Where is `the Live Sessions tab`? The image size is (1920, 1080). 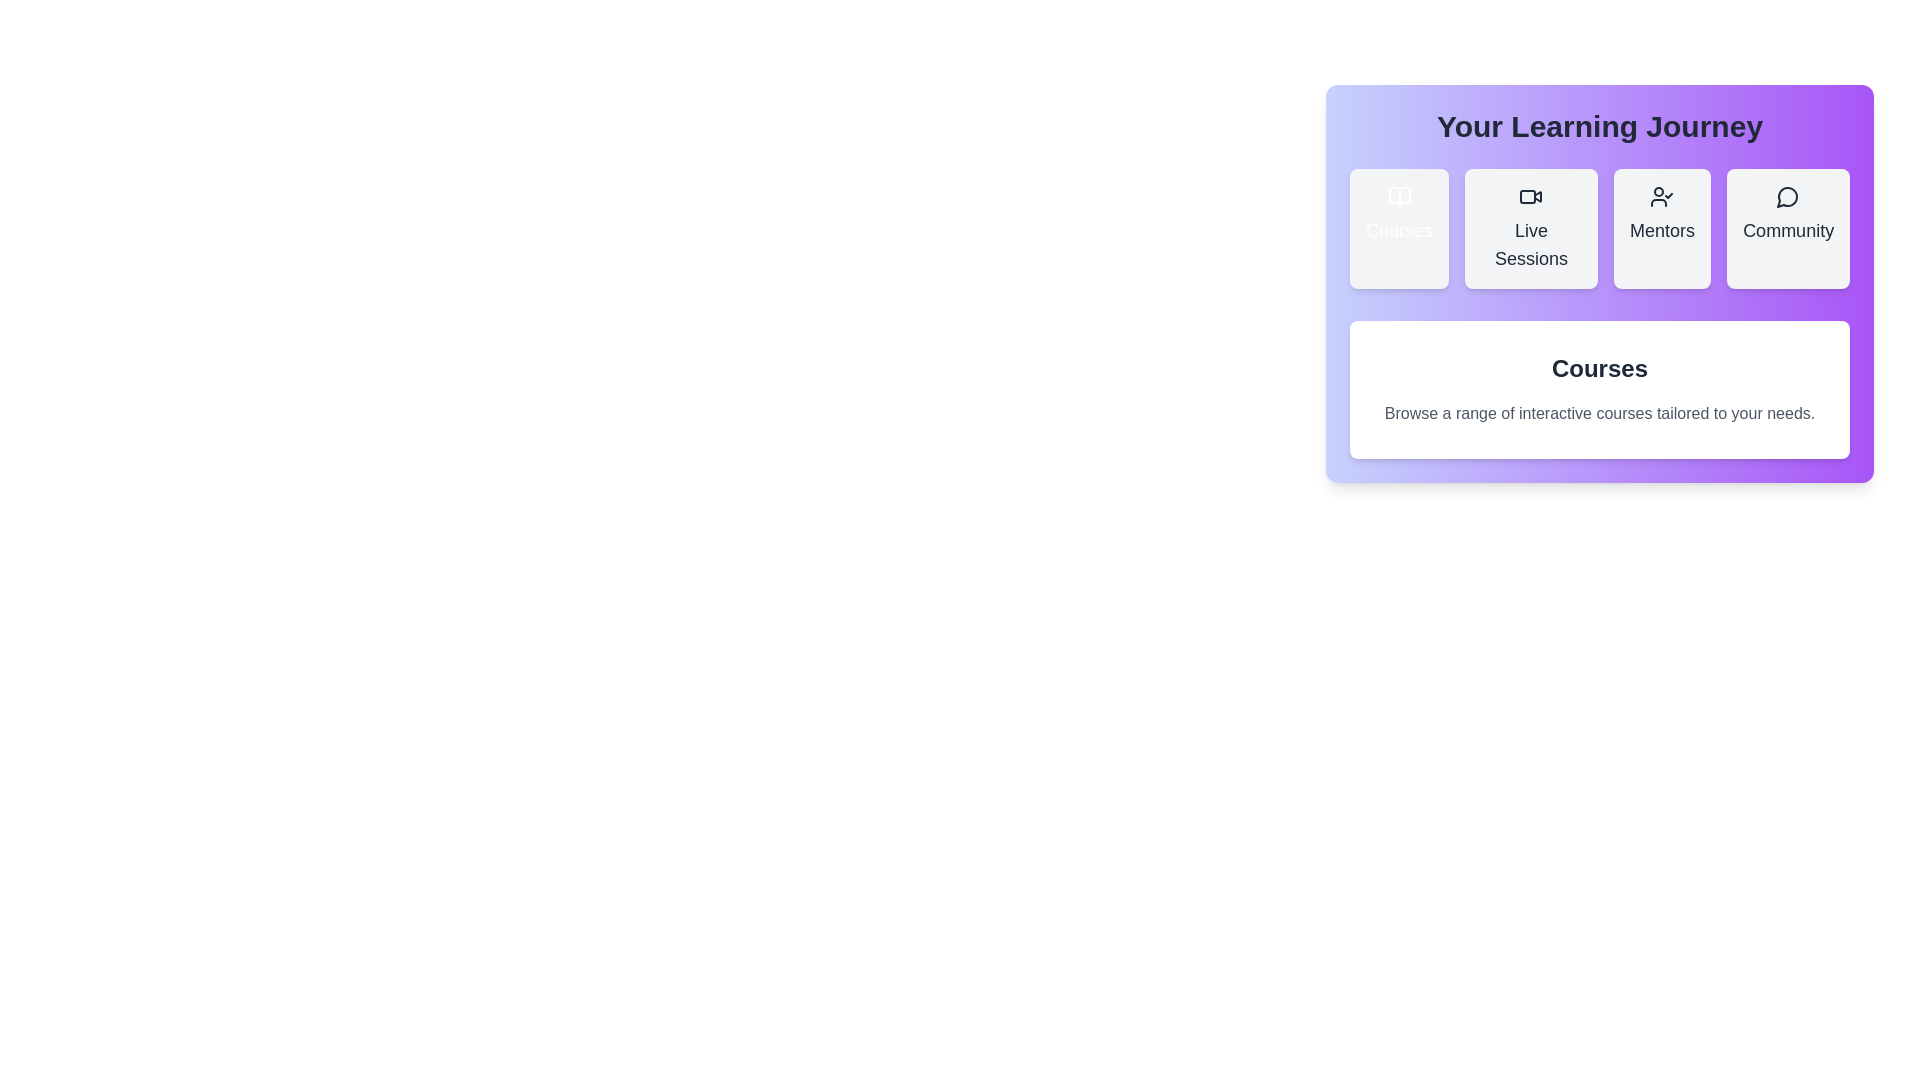
the Live Sessions tab is located at coordinates (1530, 227).